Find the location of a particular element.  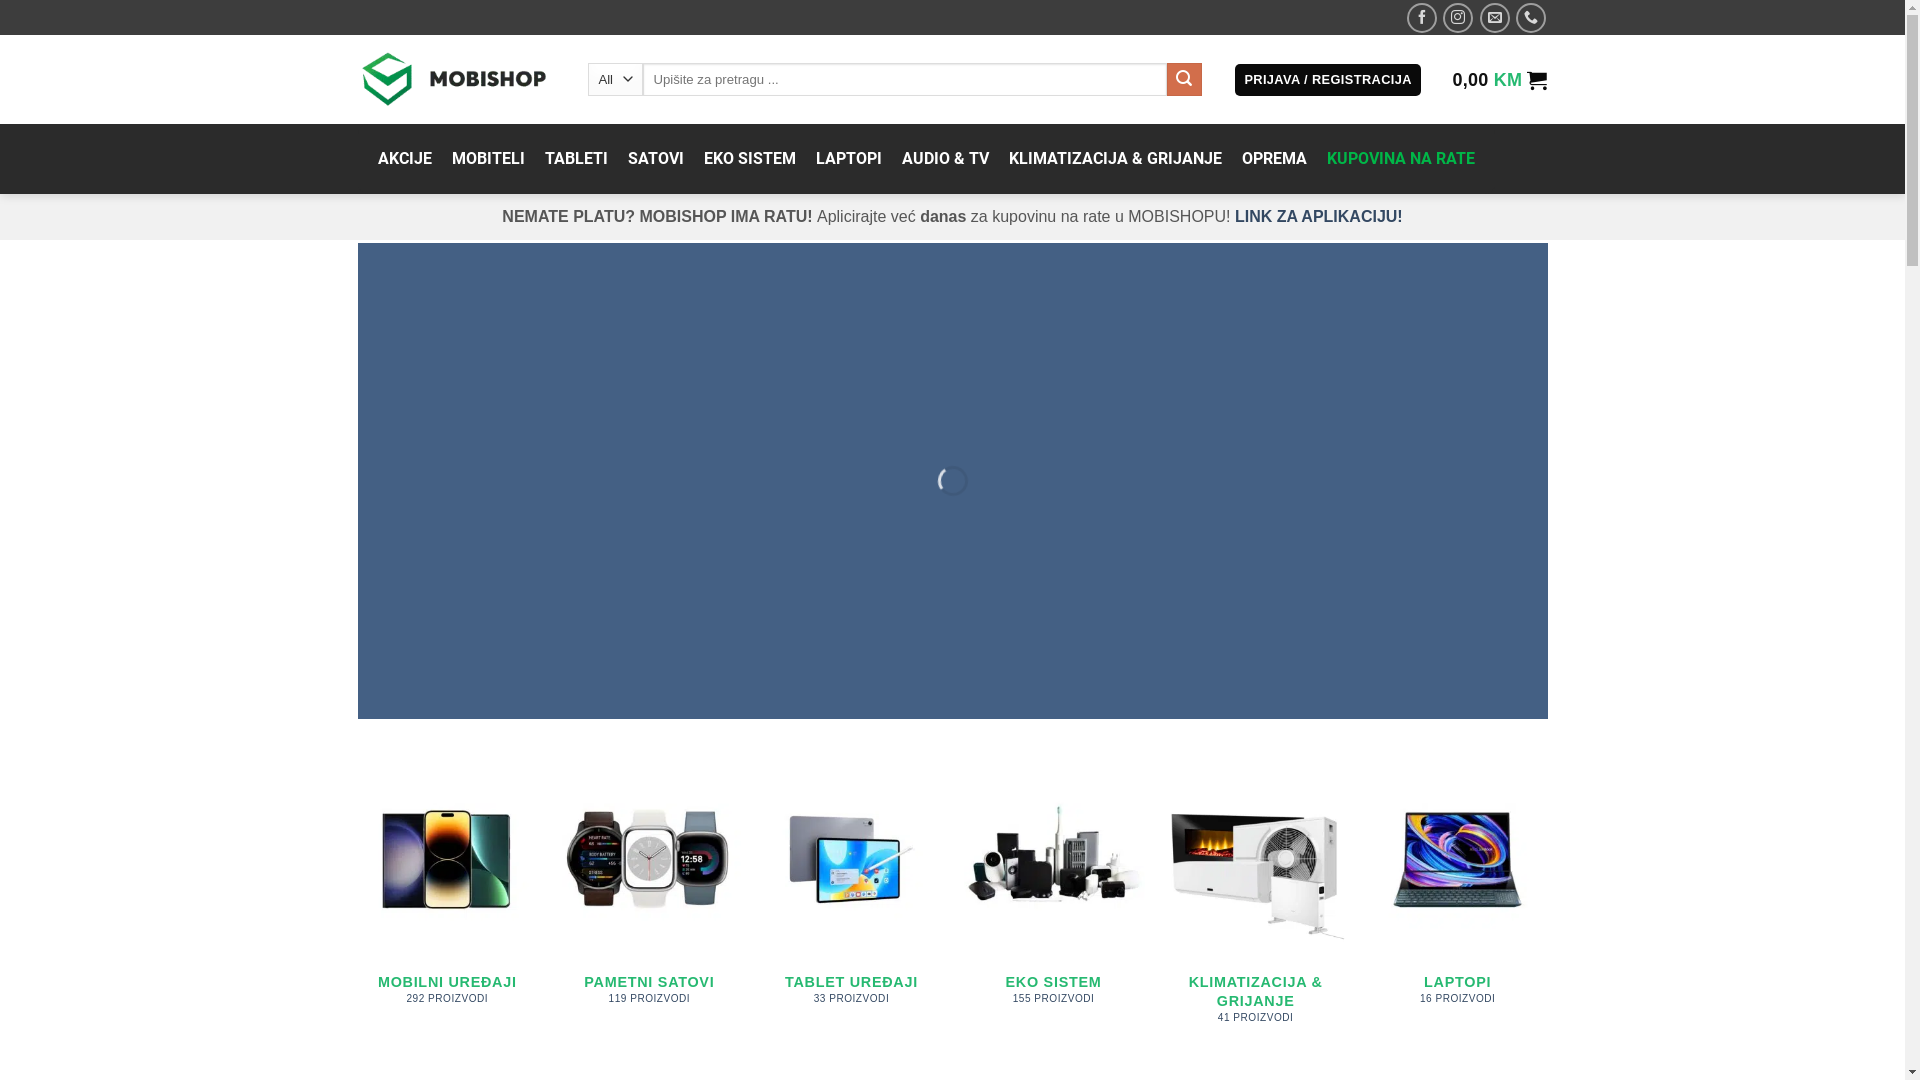

'EKO SISTEM is located at coordinates (1051, 893).